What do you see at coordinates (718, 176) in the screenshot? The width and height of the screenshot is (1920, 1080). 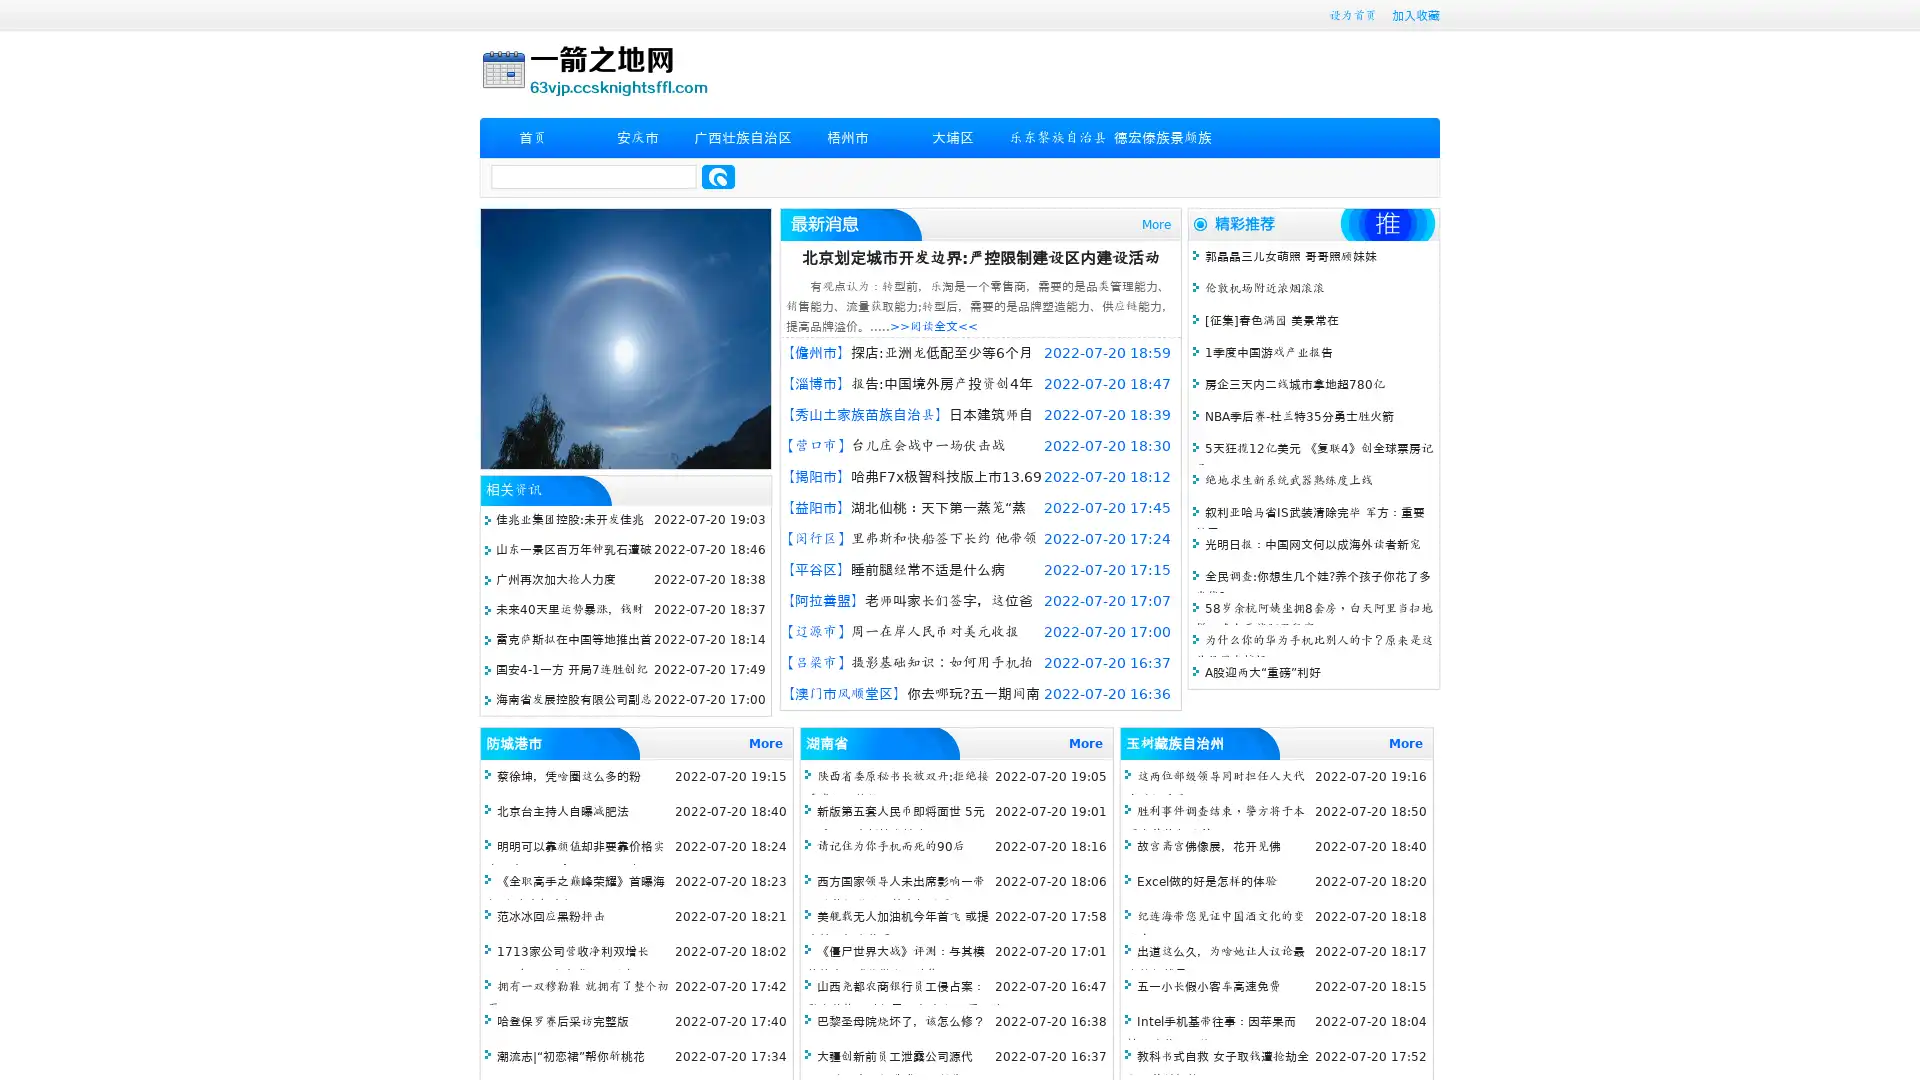 I see `Search` at bounding box center [718, 176].